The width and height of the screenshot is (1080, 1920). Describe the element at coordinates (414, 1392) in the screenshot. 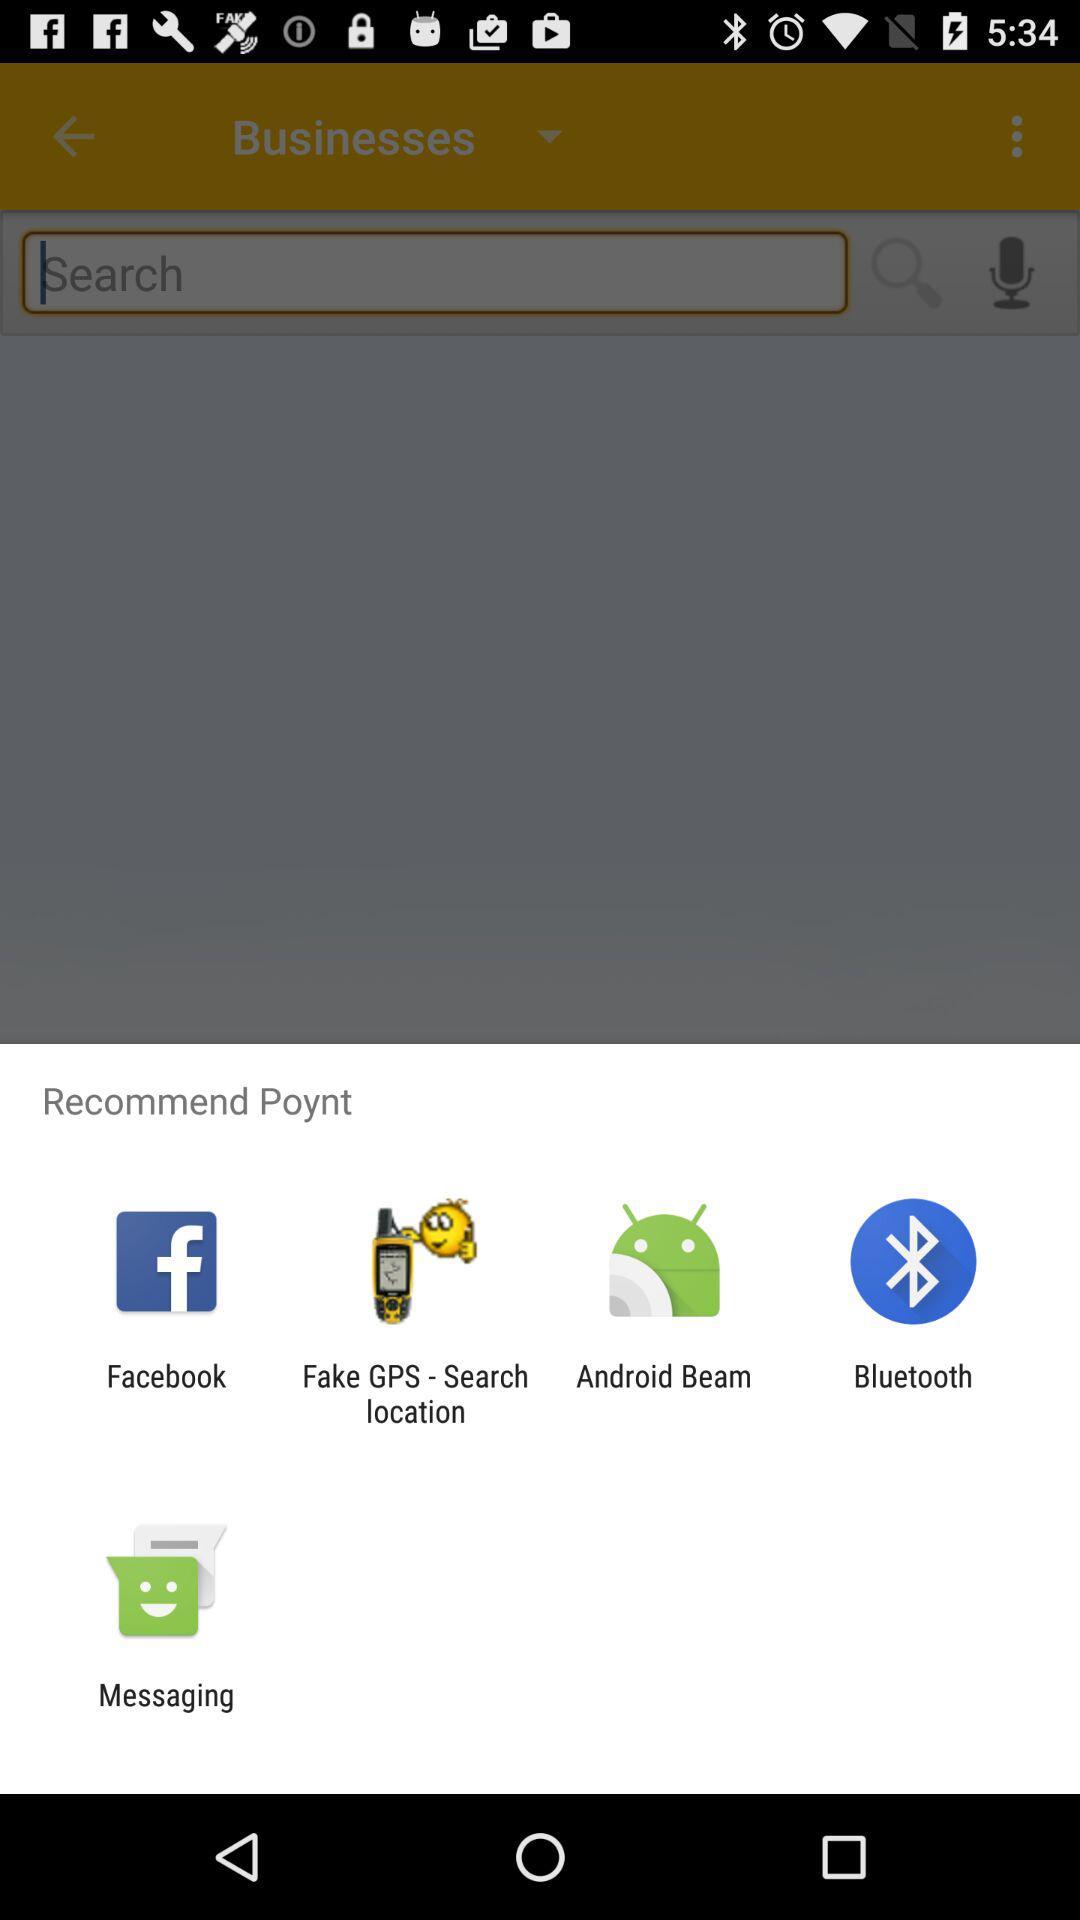

I see `fake gps search` at that location.